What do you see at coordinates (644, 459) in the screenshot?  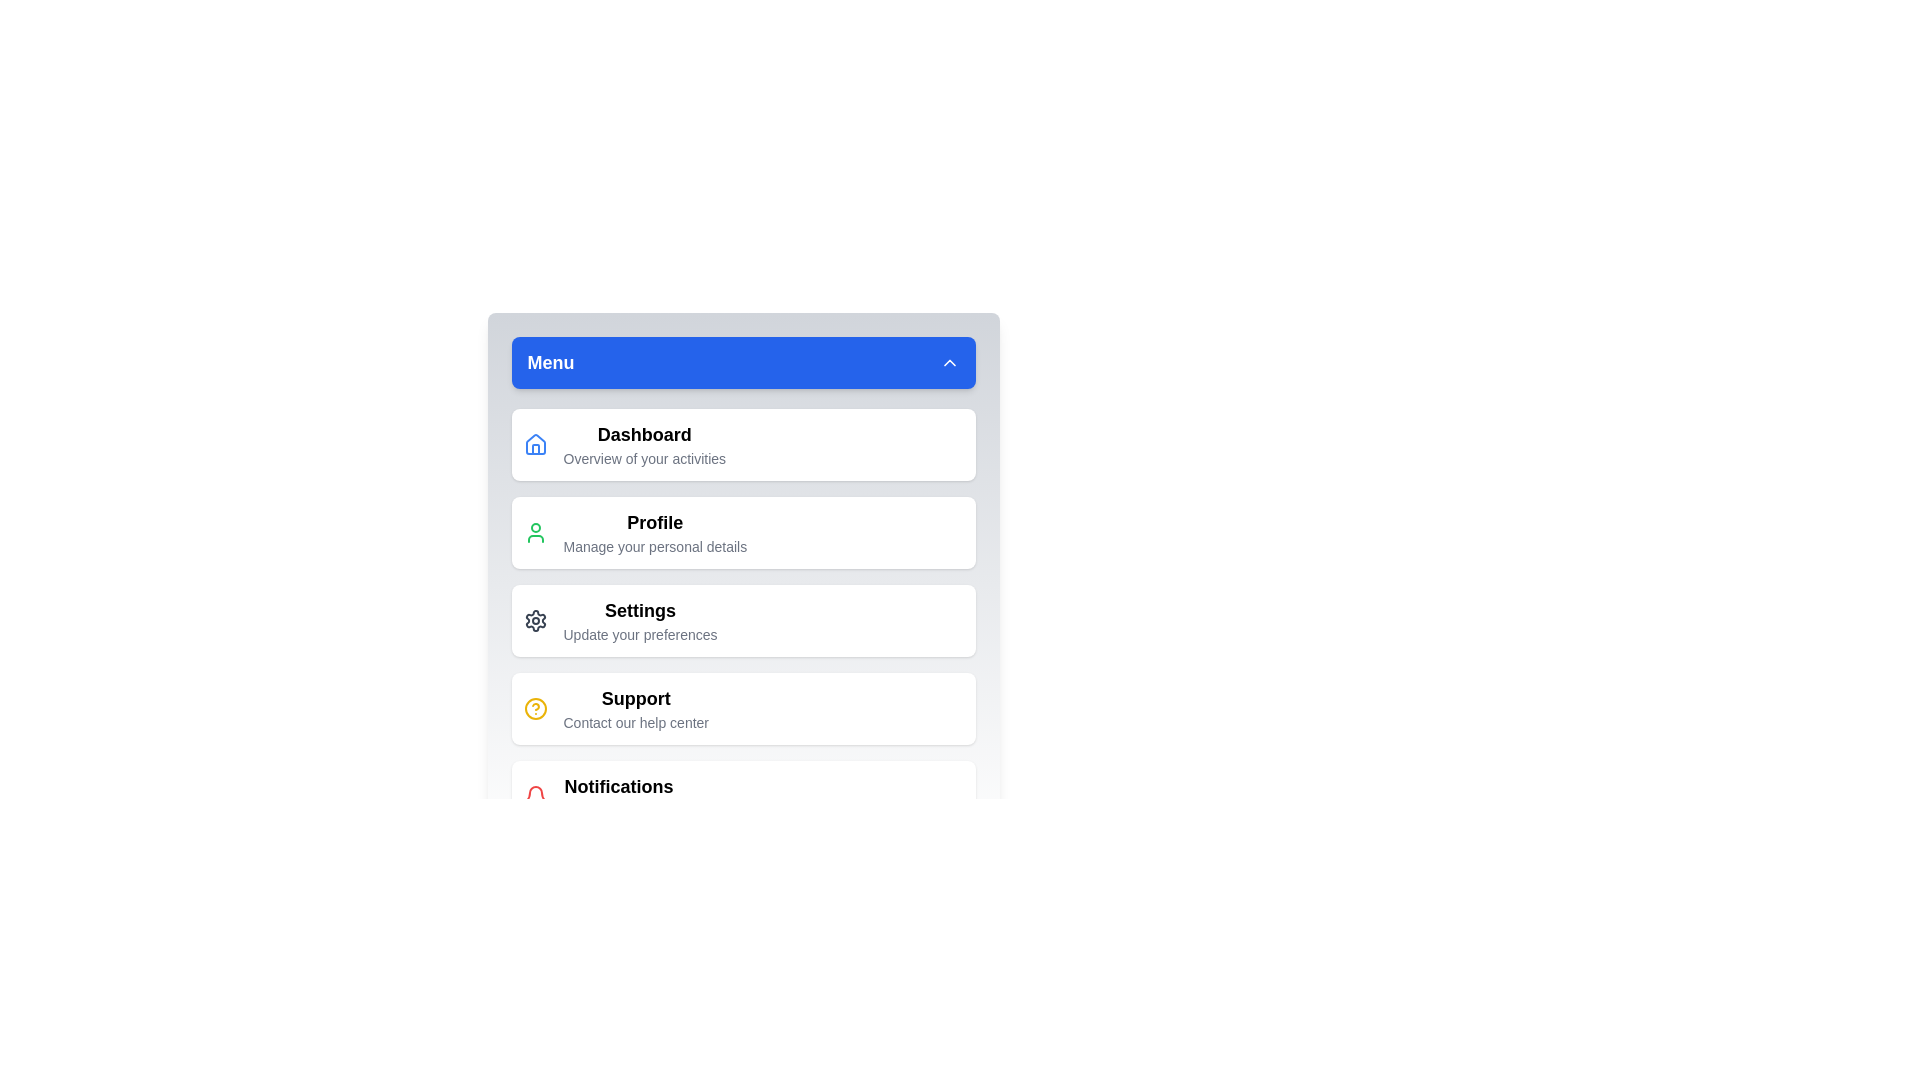 I see `the text label that reads 'Overview of your activities', which is styled with a smaller font size and light gray color, positioned directly beneath the bold title 'Dashboard' in the vertical navigation menu` at bounding box center [644, 459].